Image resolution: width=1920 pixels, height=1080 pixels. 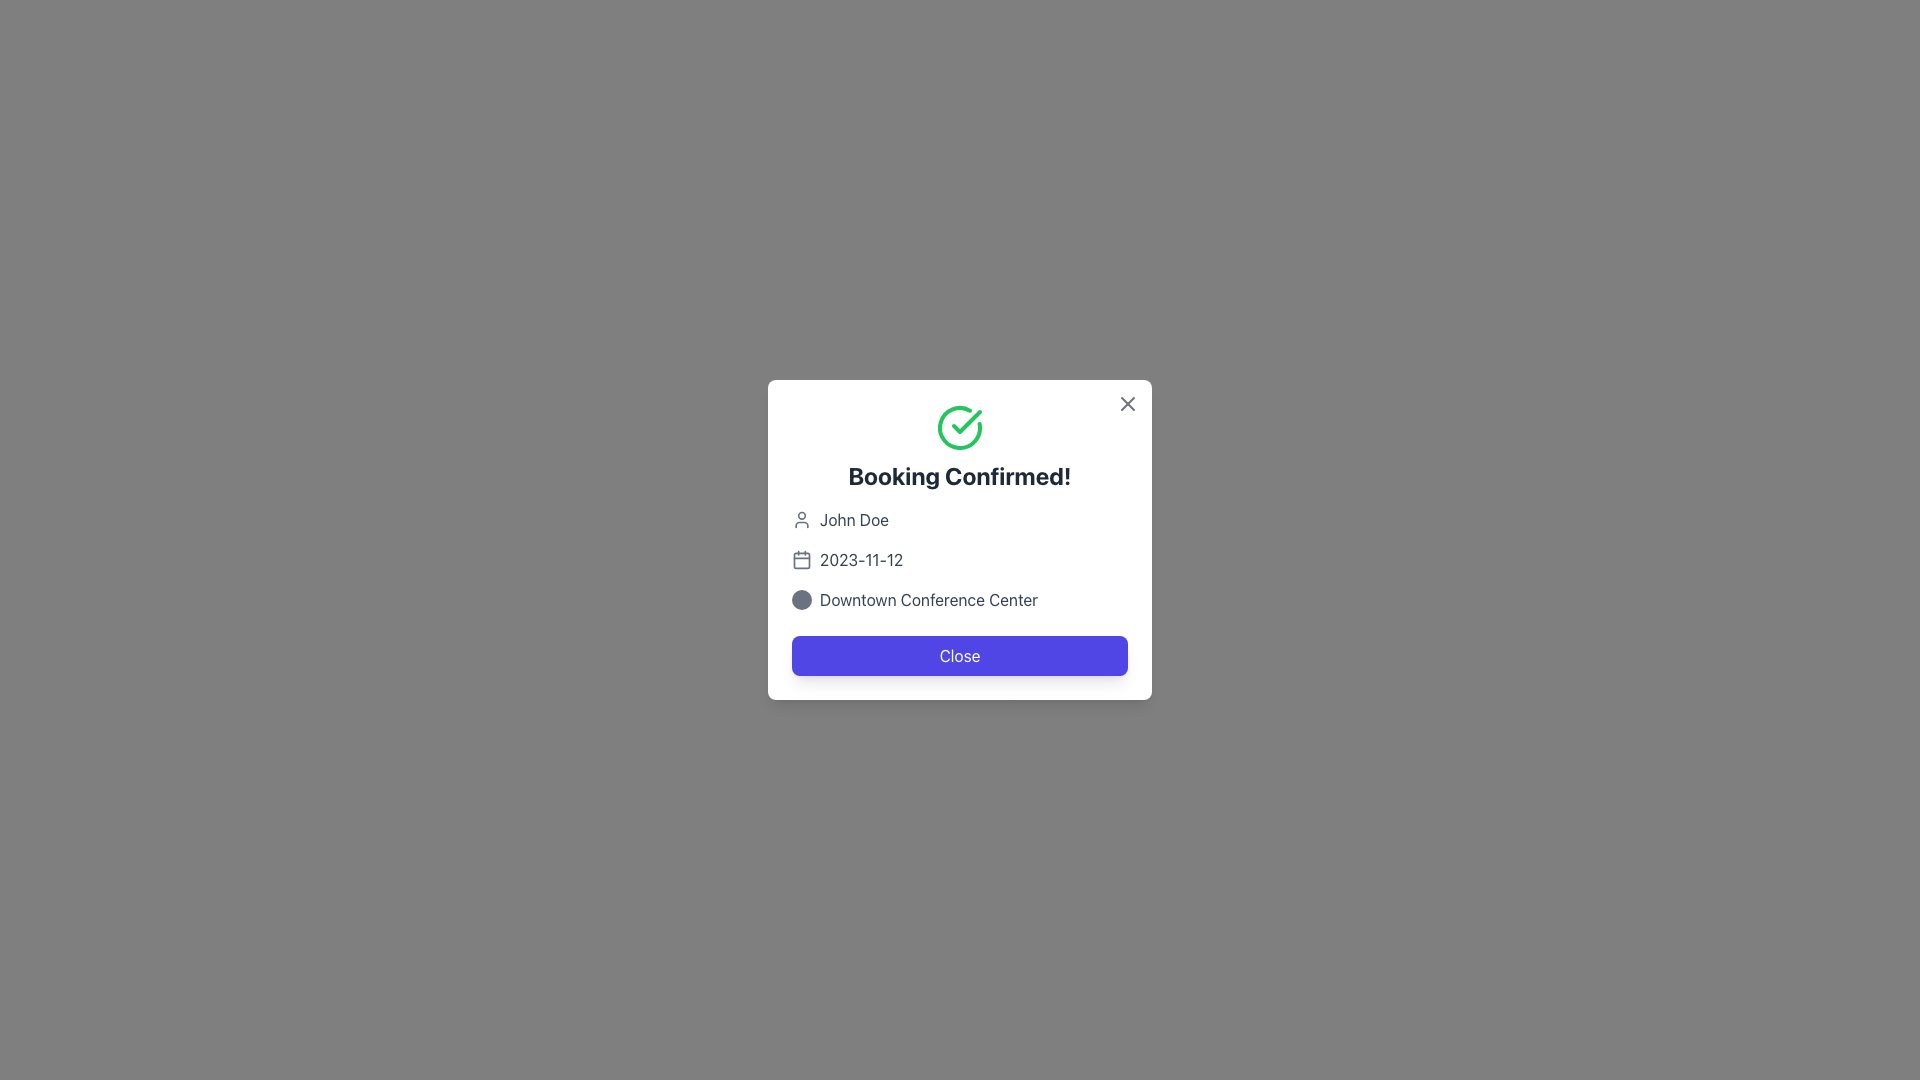 I want to click on the user profile icon, which is a minimalistic gray circular head and oval shoulders, located to the left of the text 'John Doe', so click(x=801, y=519).